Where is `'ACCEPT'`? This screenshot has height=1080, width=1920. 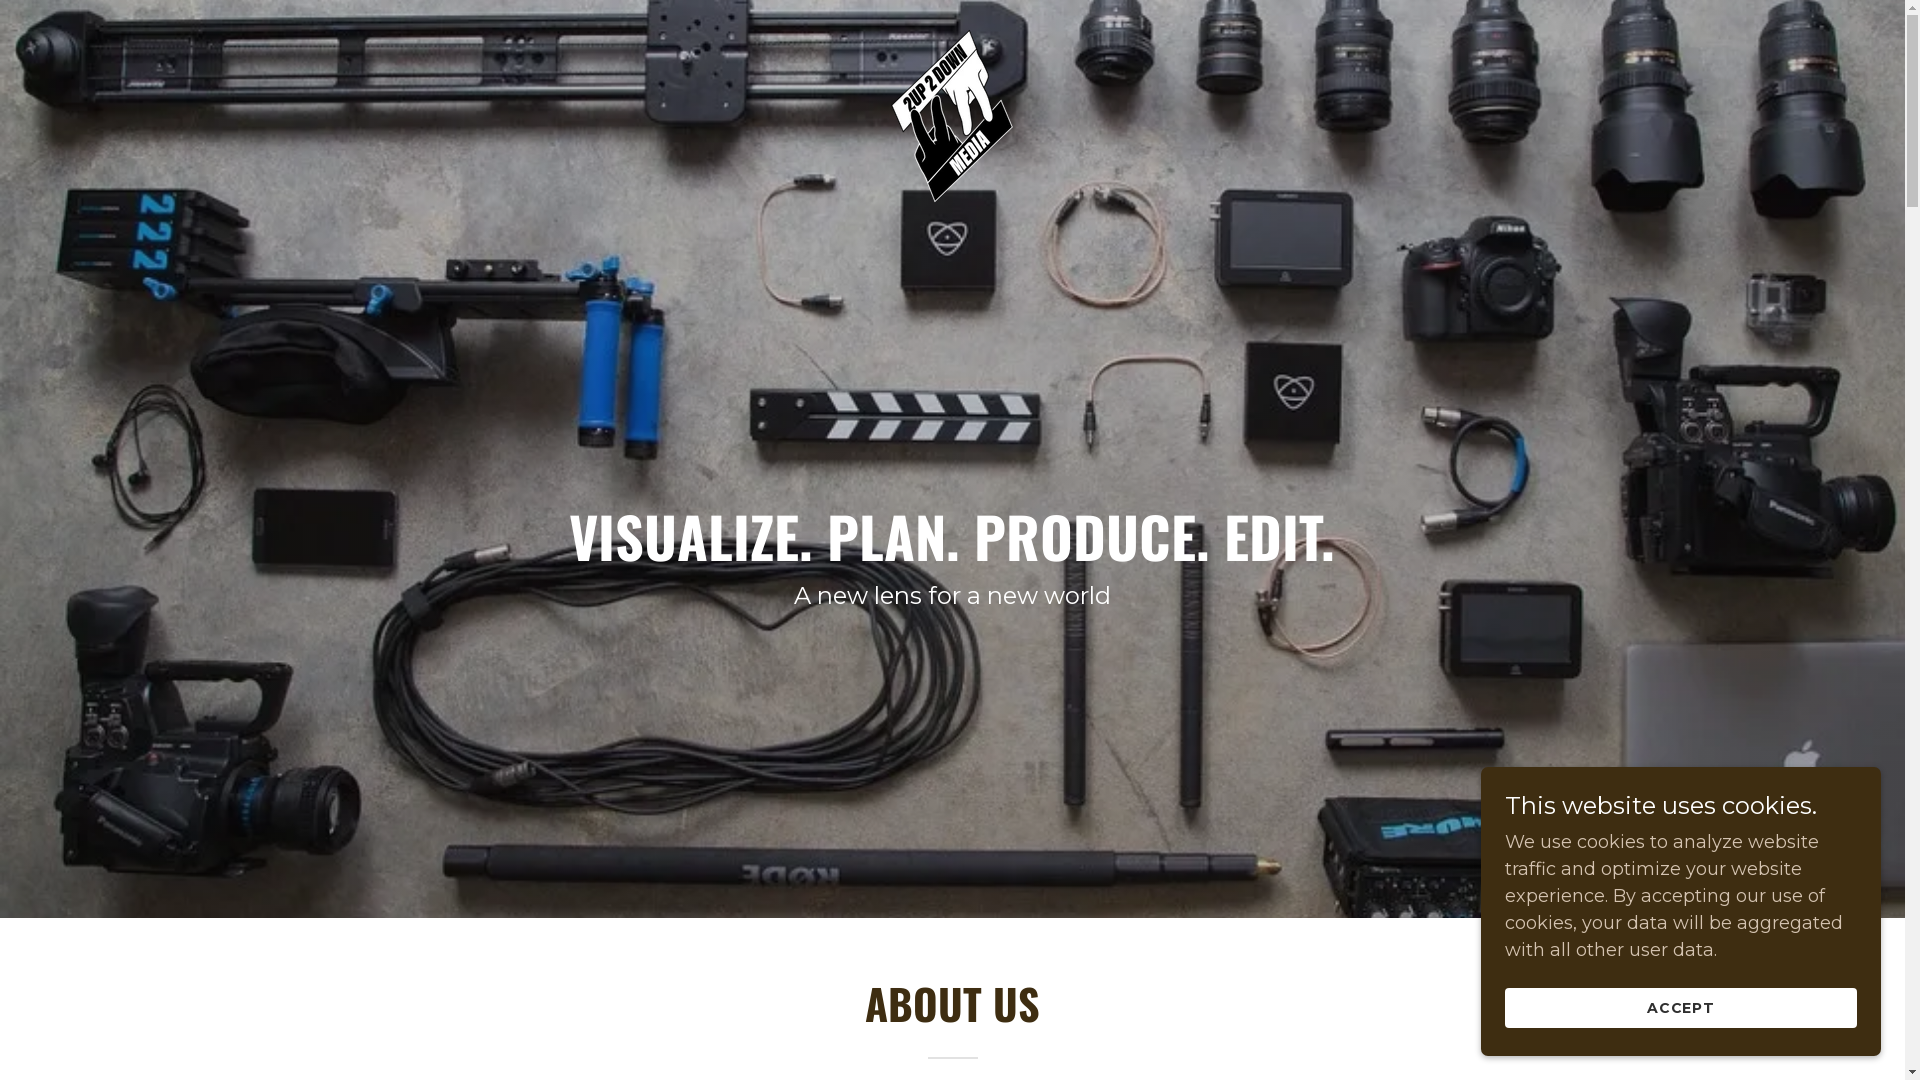
'ACCEPT' is located at coordinates (1680, 1007).